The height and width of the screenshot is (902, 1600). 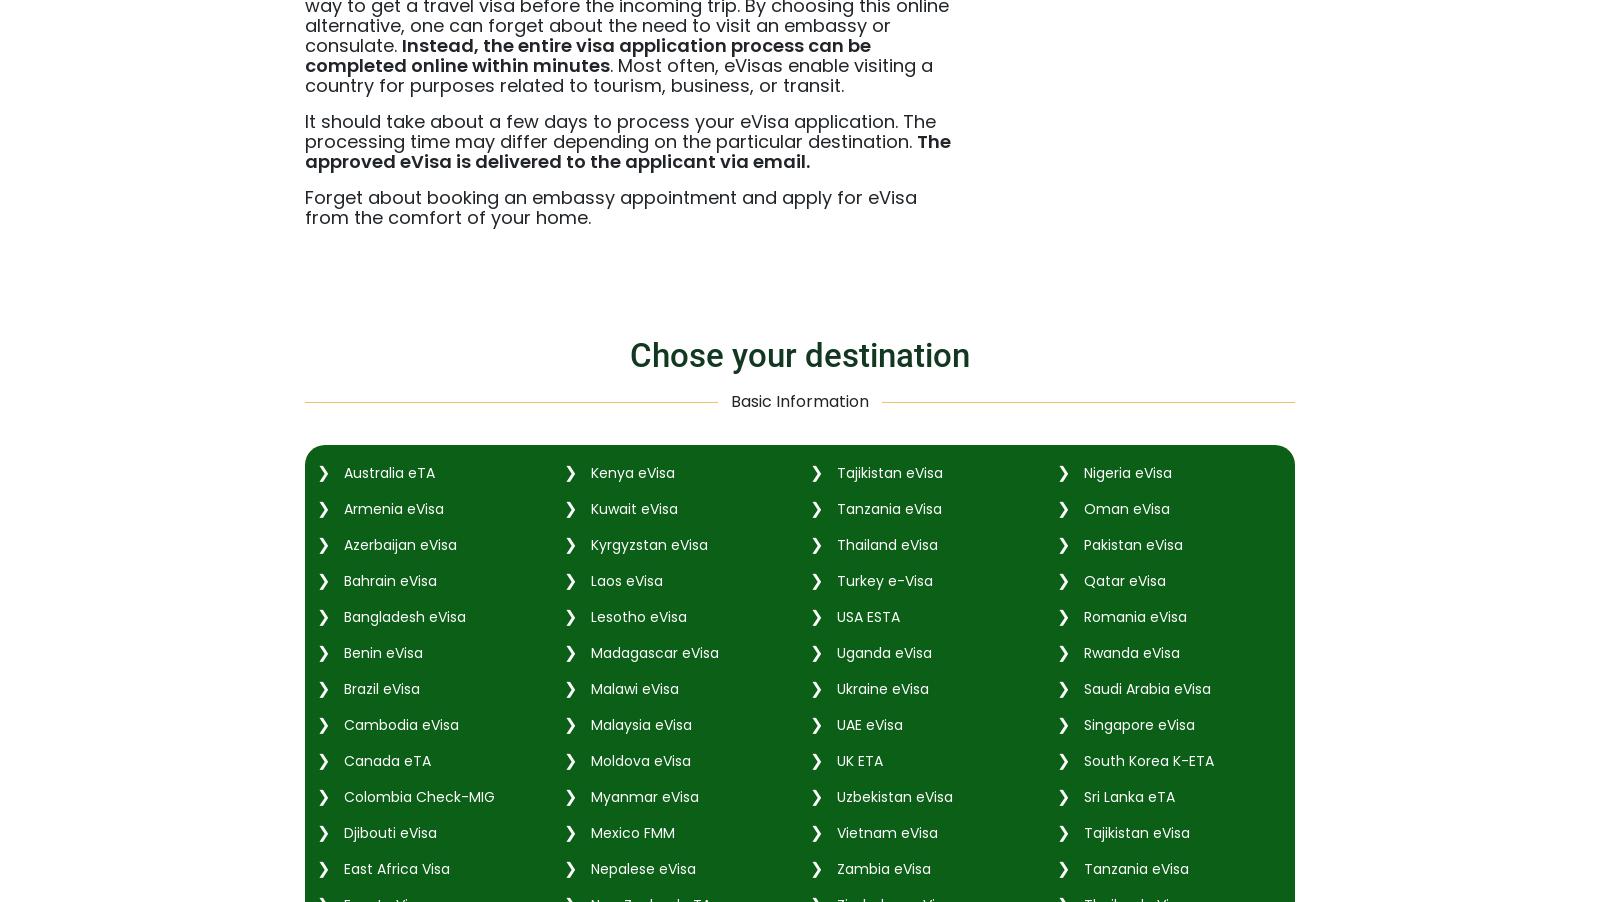 What do you see at coordinates (340, 867) in the screenshot?
I see `'East Africa Visa'` at bounding box center [340, 867].